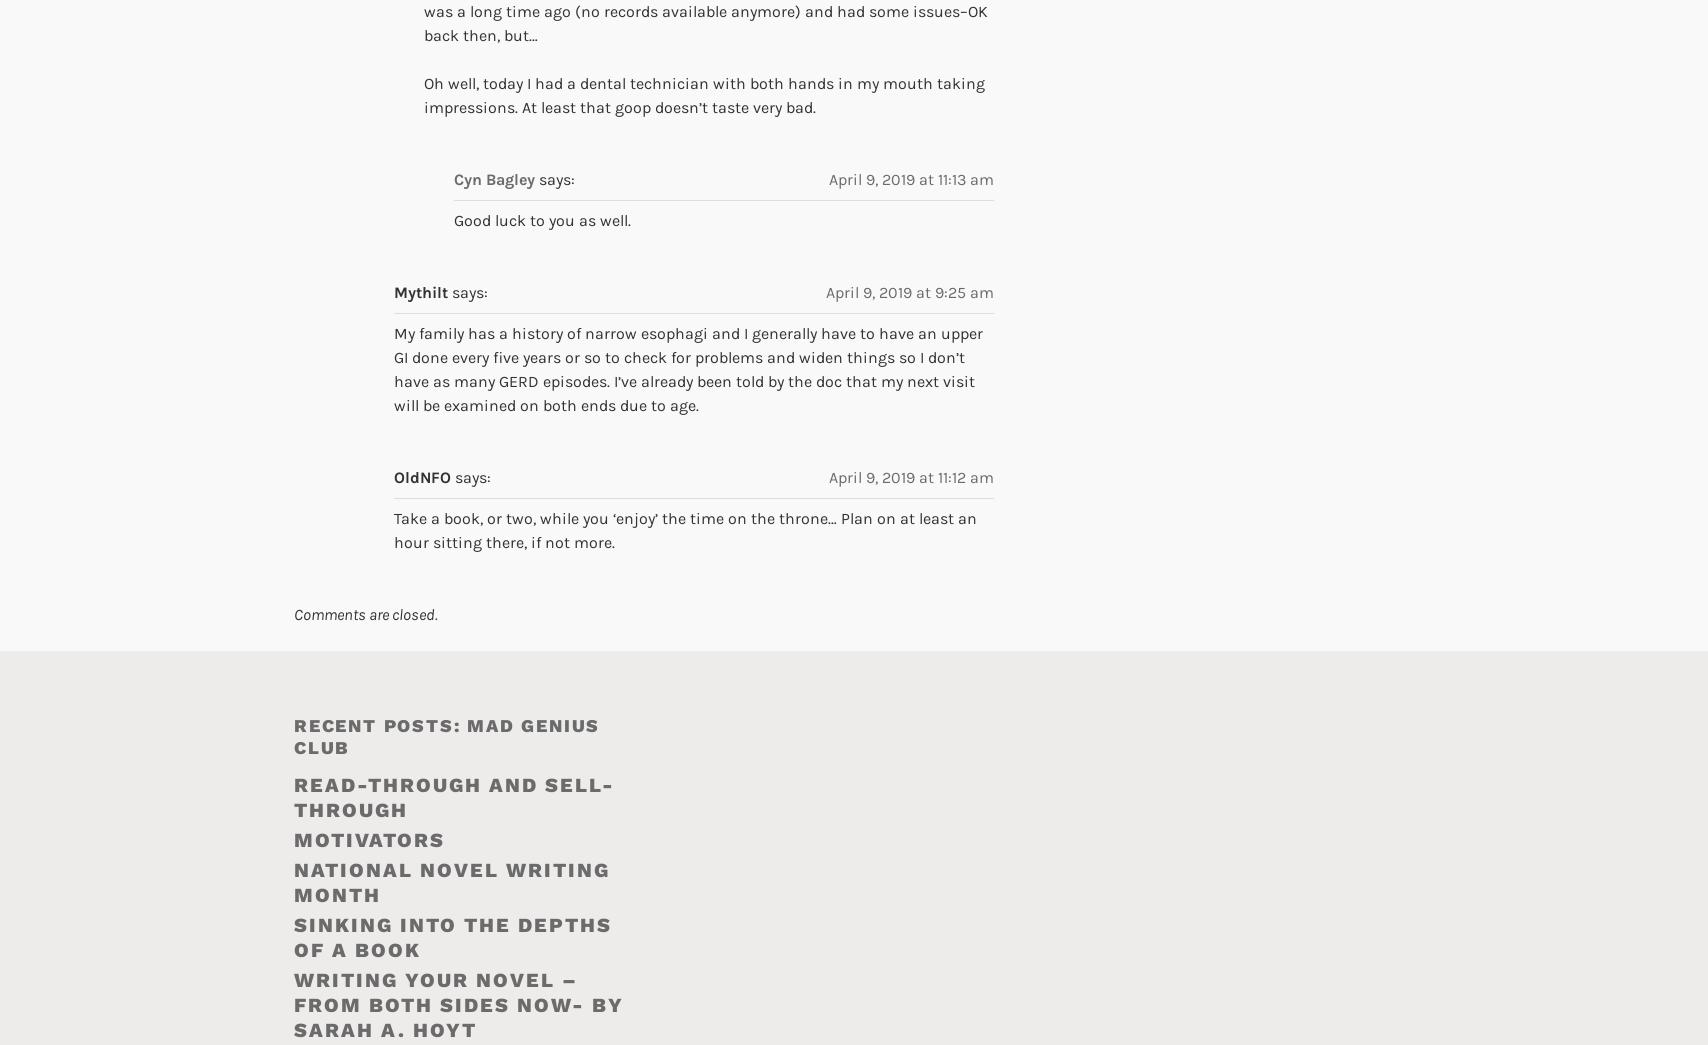 The image size is (1708, 1045). Describe the element at coordinates (453, 219) in the screenshot. I see `'Good luck to you as well.'` at that location.